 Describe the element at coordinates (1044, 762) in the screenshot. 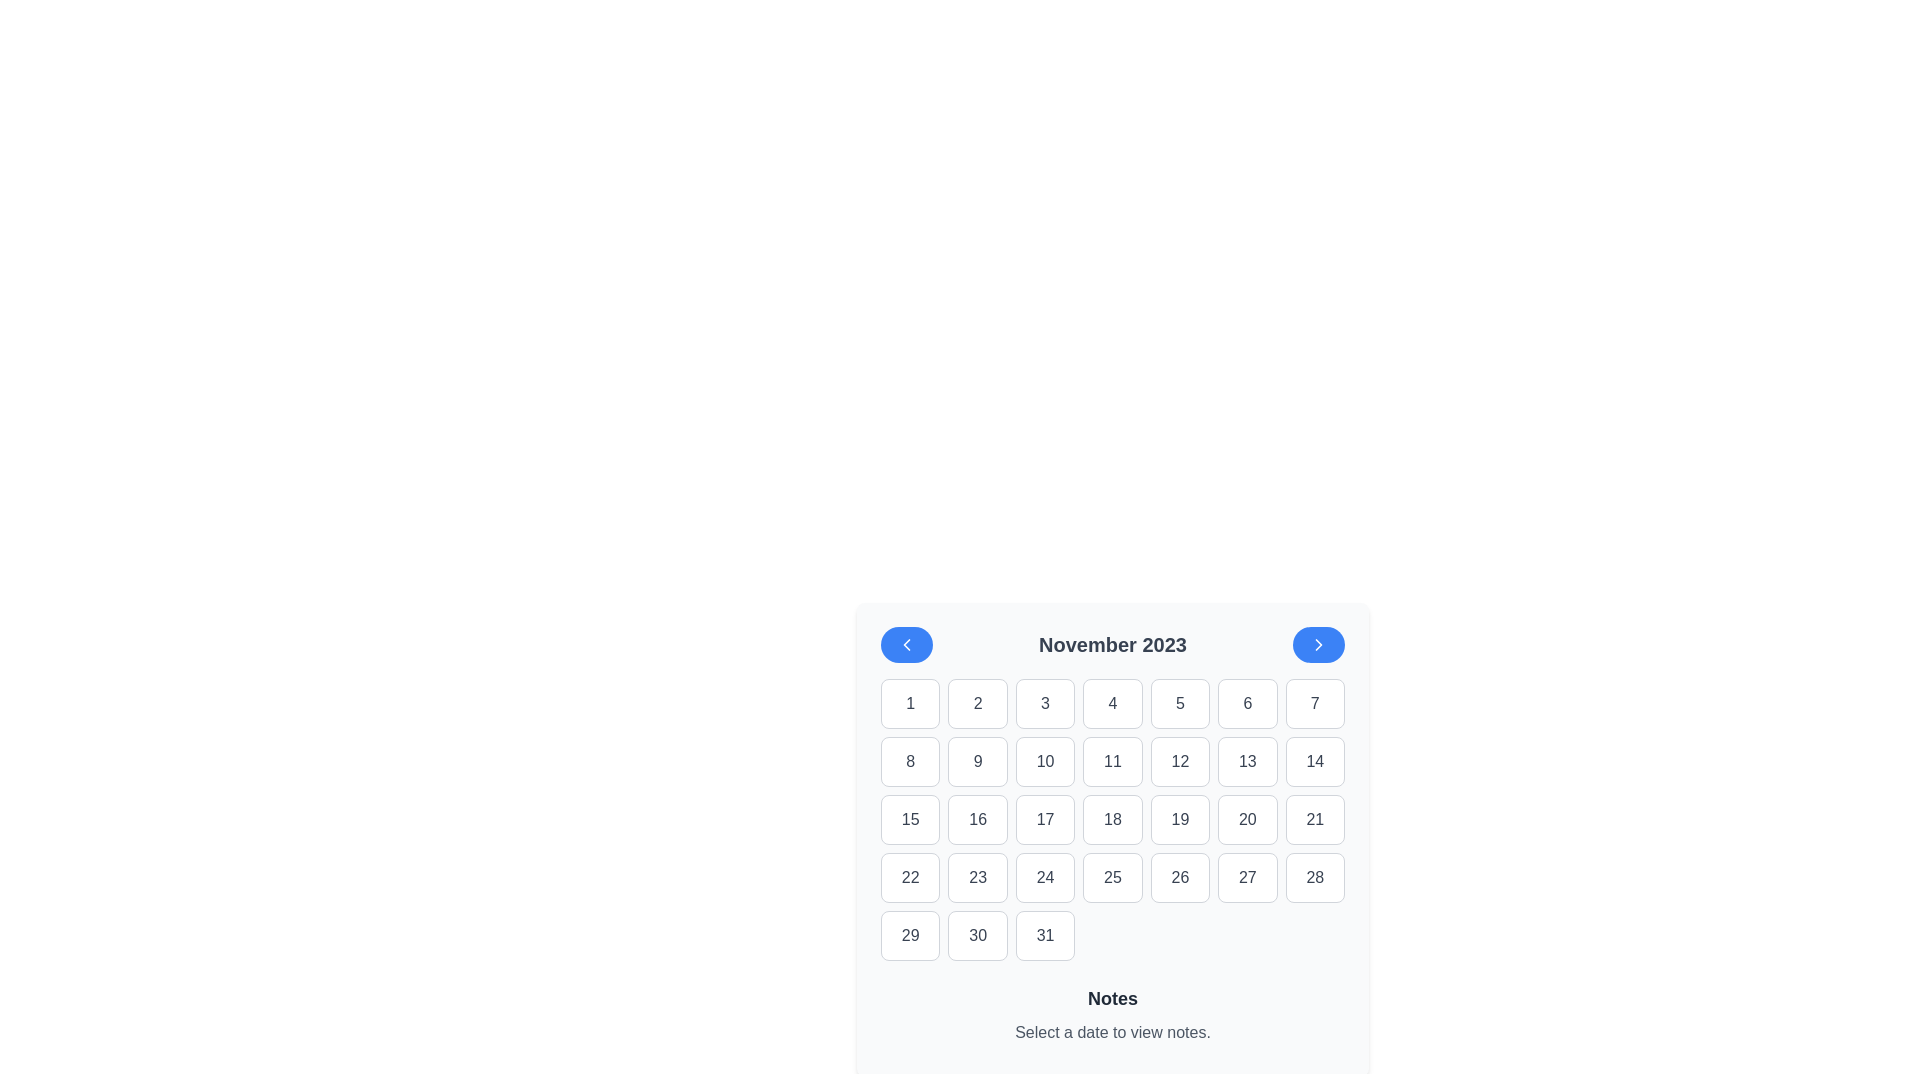

I see `the date selection button` at that location.